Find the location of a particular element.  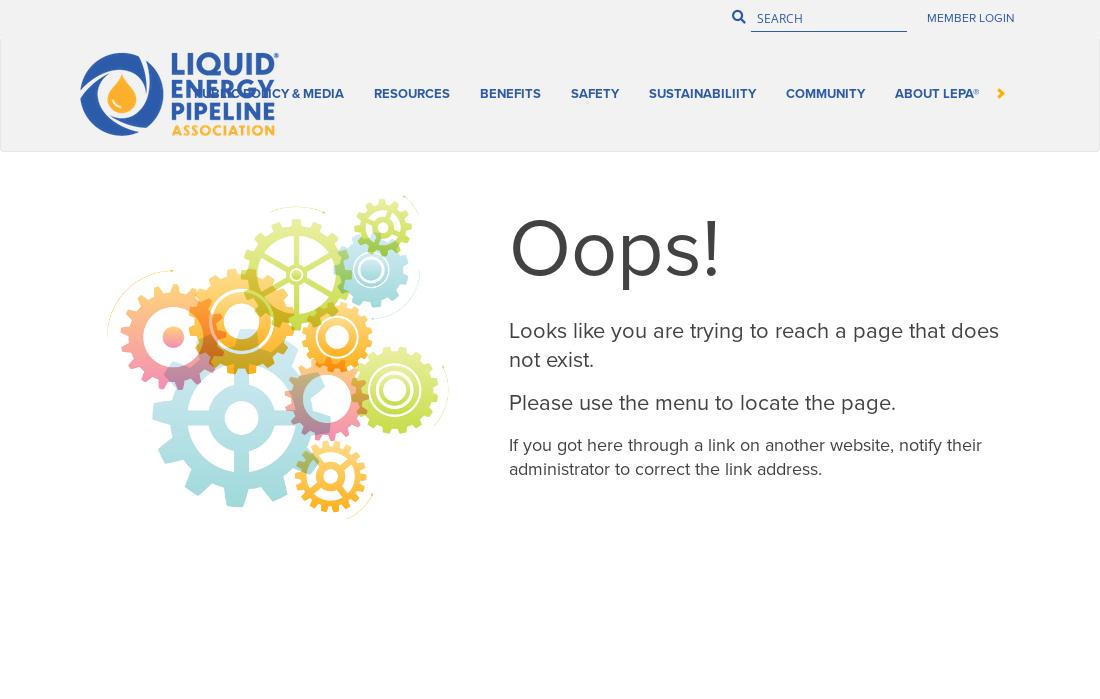

'Member Login' is located at coordinates (926, 18).